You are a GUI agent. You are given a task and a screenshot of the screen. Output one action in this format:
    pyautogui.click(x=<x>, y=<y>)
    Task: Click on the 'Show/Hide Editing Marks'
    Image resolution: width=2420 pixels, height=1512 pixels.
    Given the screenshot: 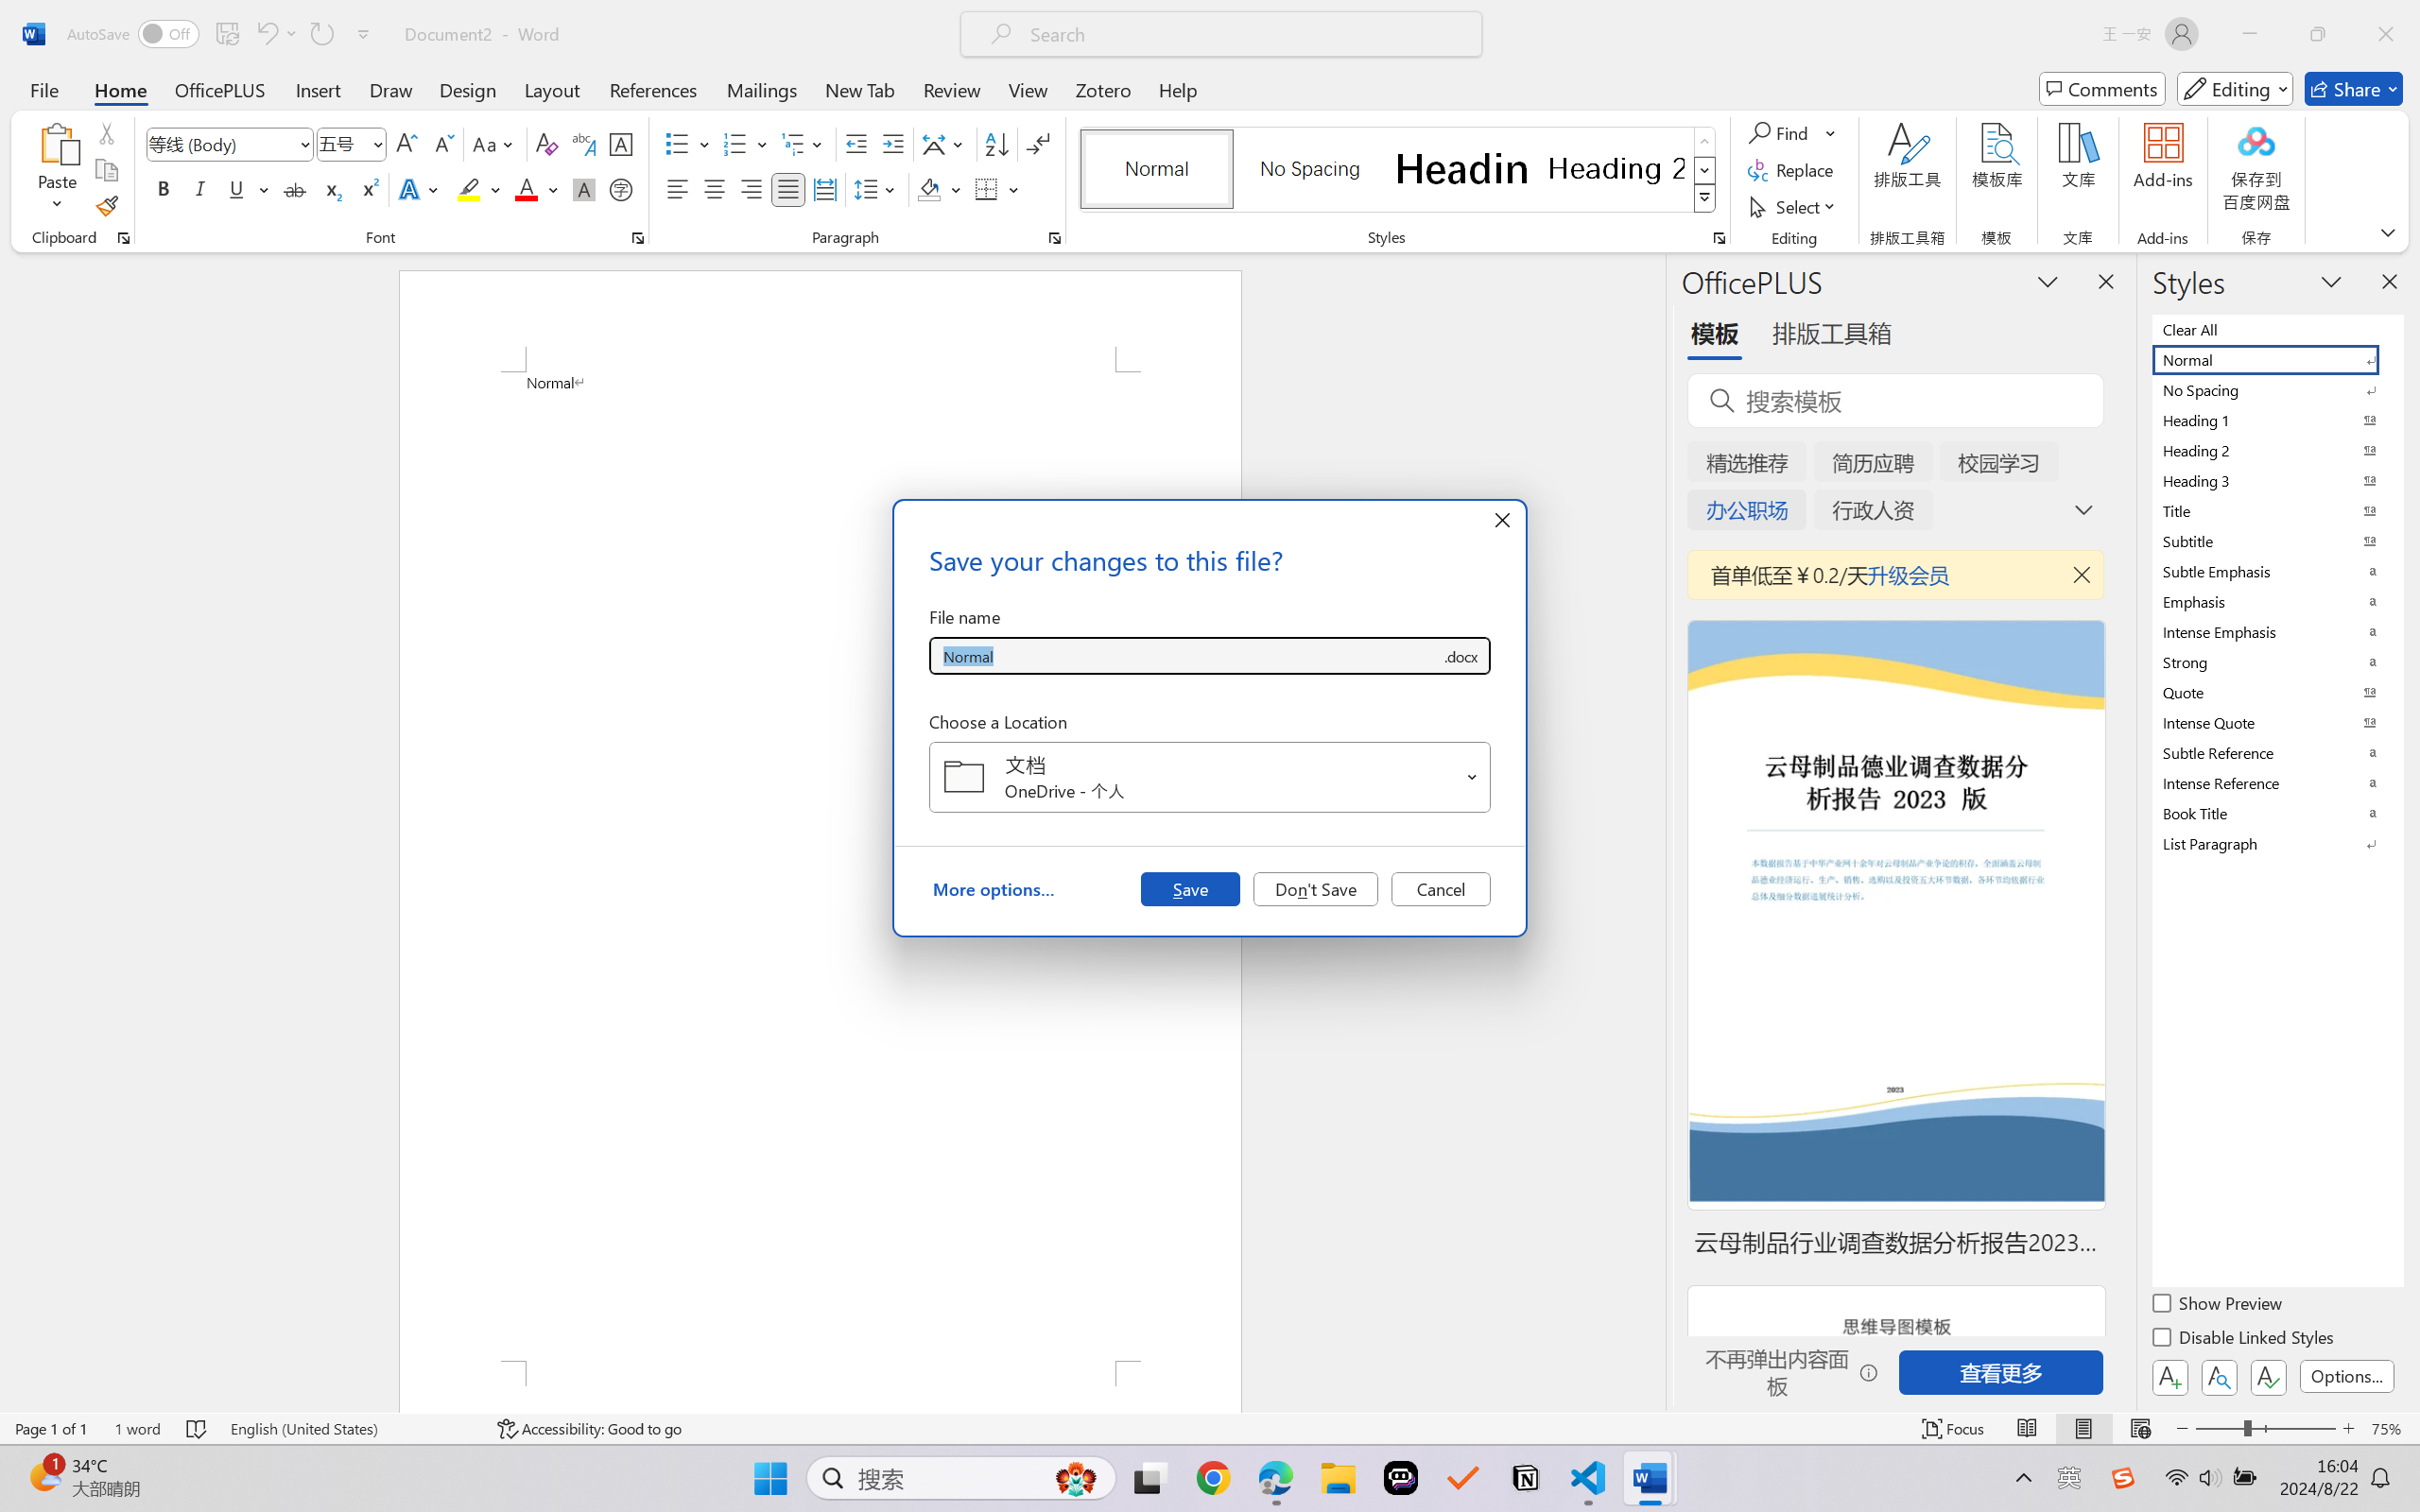 What is the action you would take?
    pyautogui.click(x=1037, y=144)
    